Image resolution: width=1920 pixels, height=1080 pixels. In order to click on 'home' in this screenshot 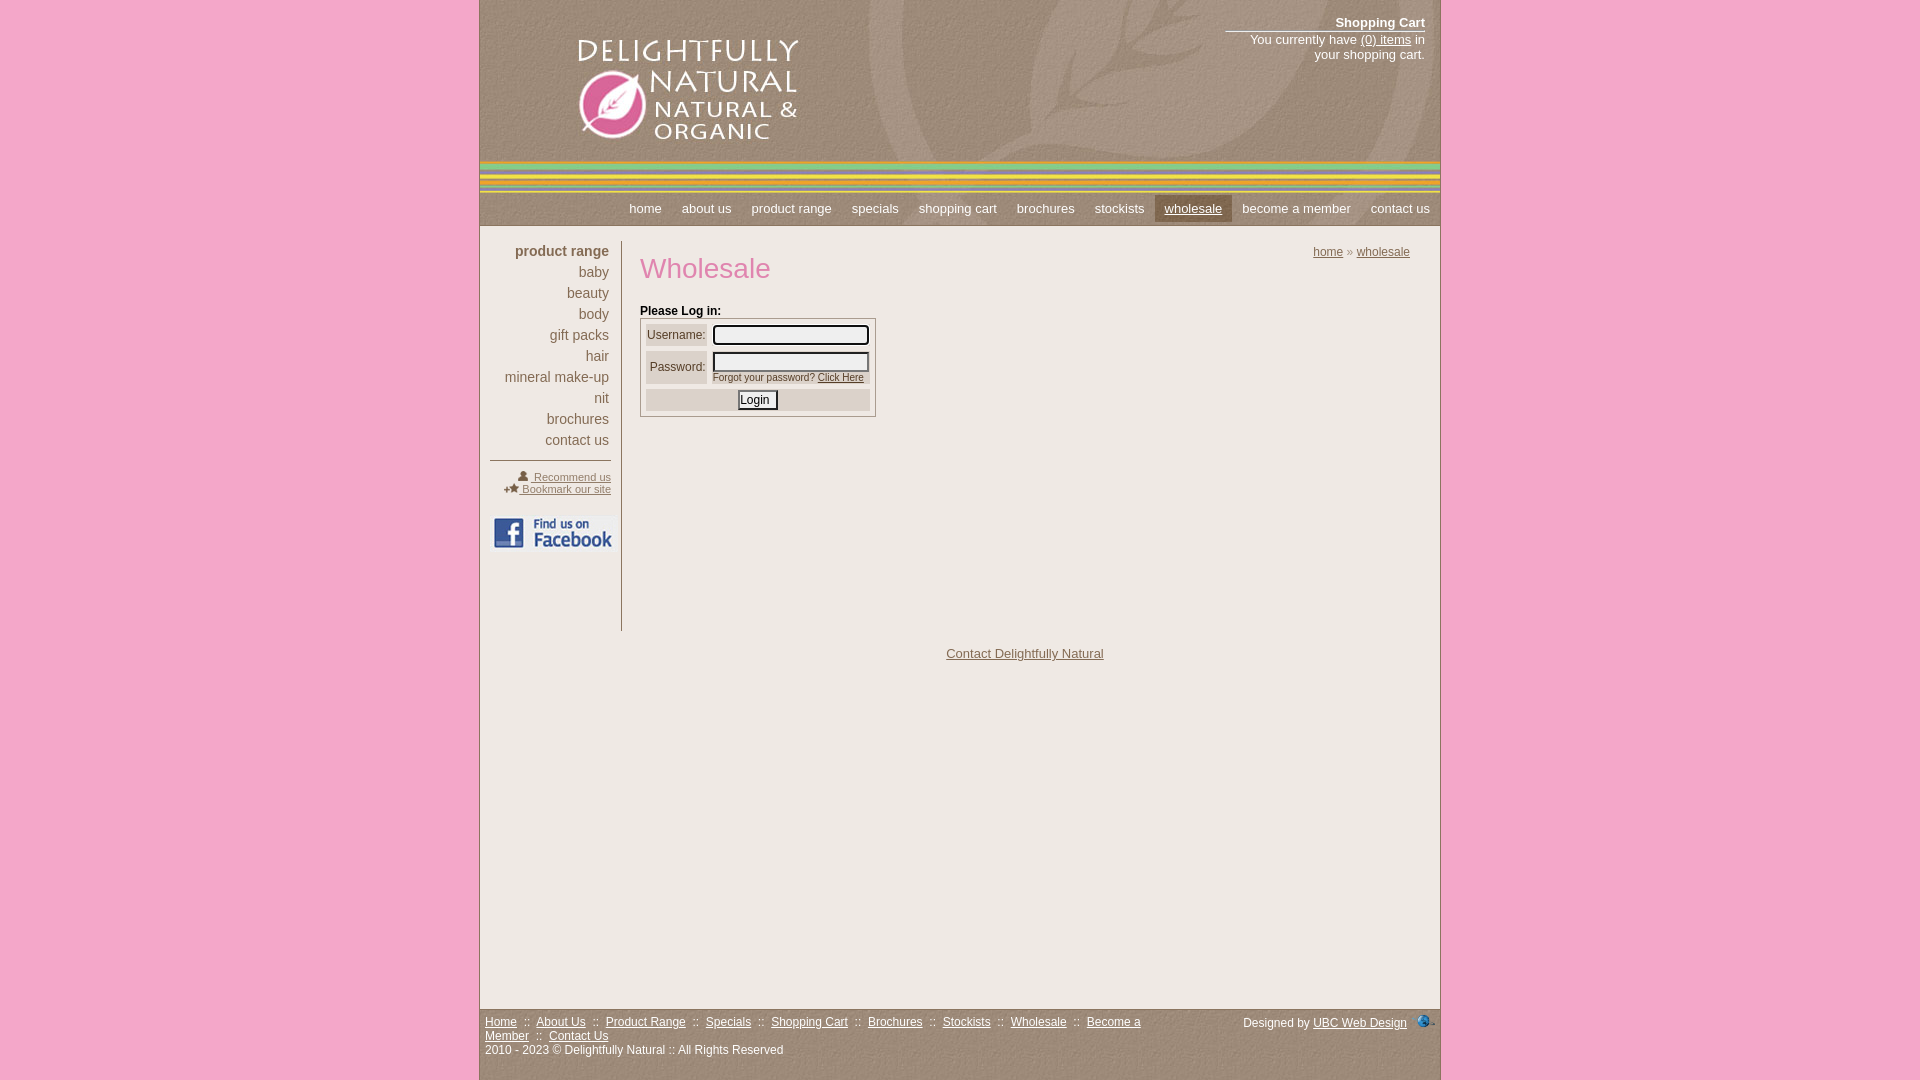, I will do `click(645, 208)`.